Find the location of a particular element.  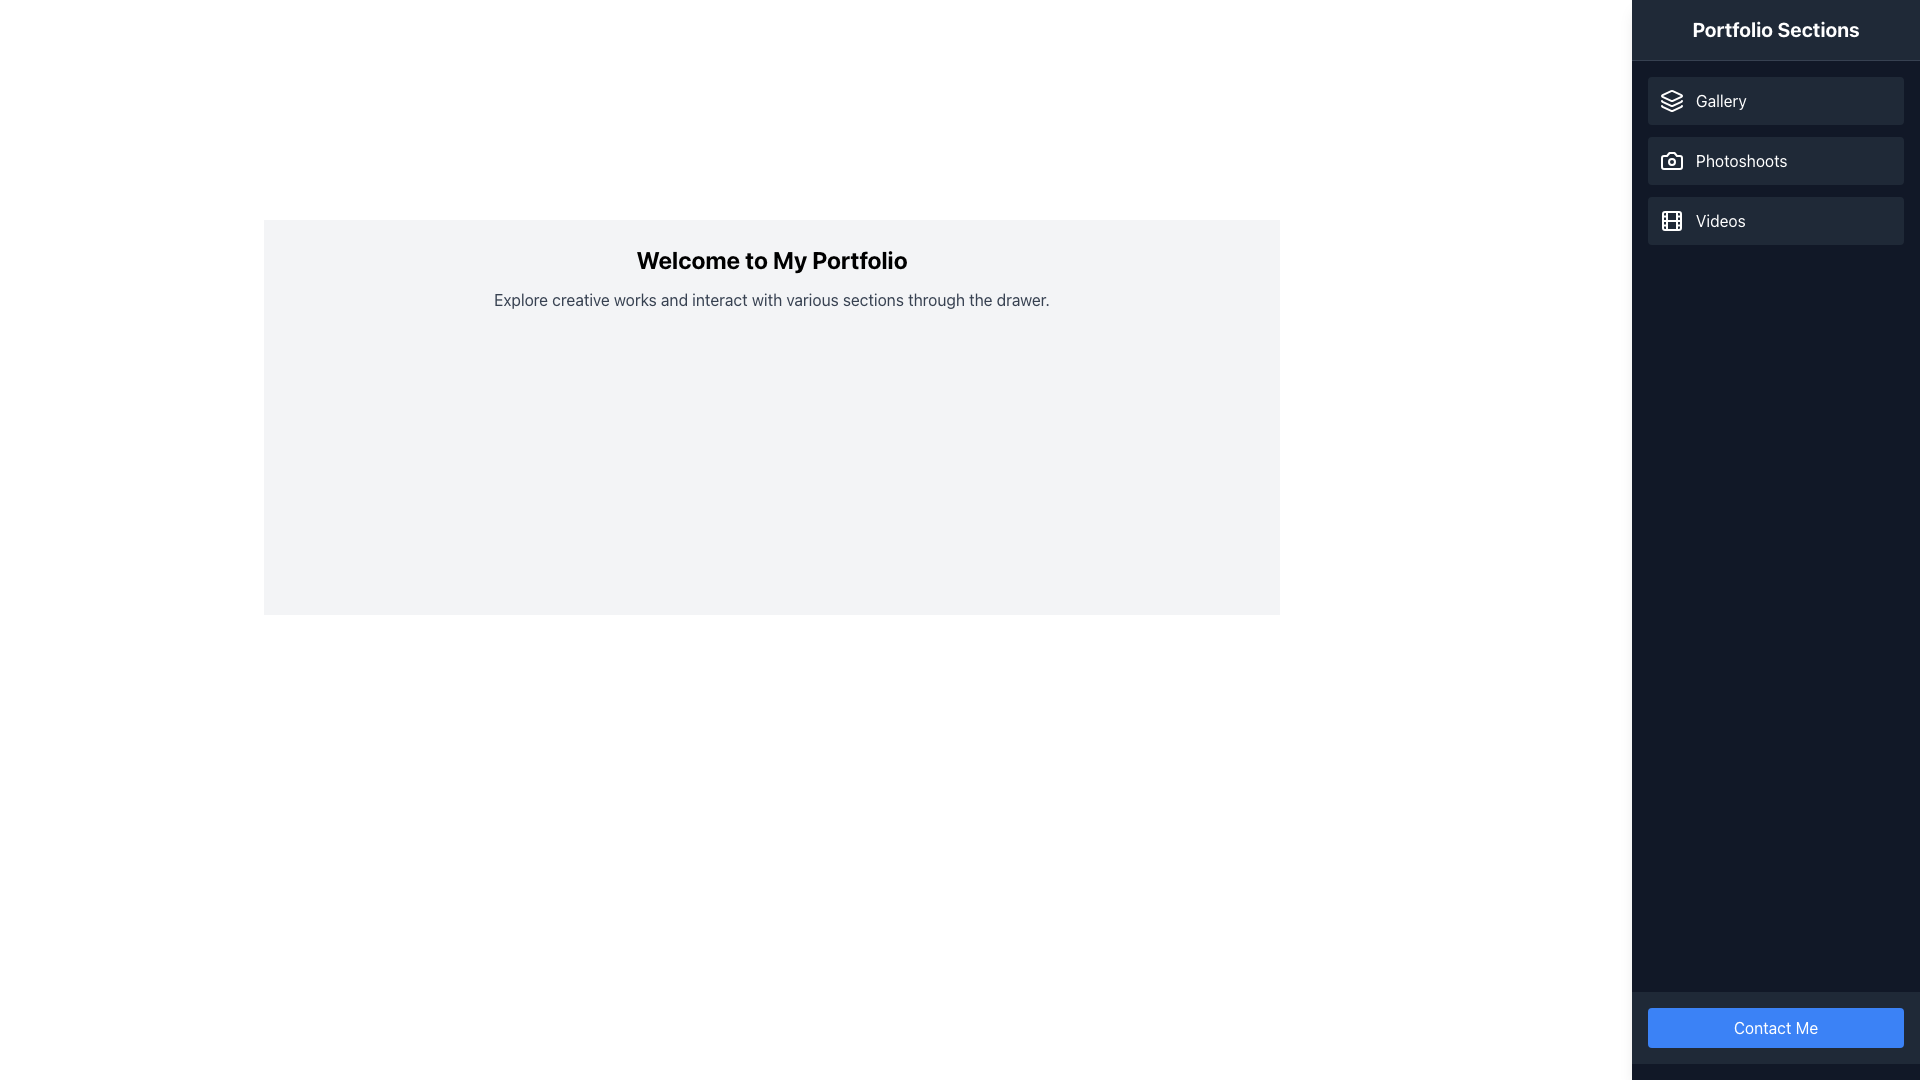

the text element that contains the message 'Explore creative works and interact with various sections through the drawer.' which is located below the title 'Welcome to My Portfolio' in a light gray background is located at coordinates (771, 300).